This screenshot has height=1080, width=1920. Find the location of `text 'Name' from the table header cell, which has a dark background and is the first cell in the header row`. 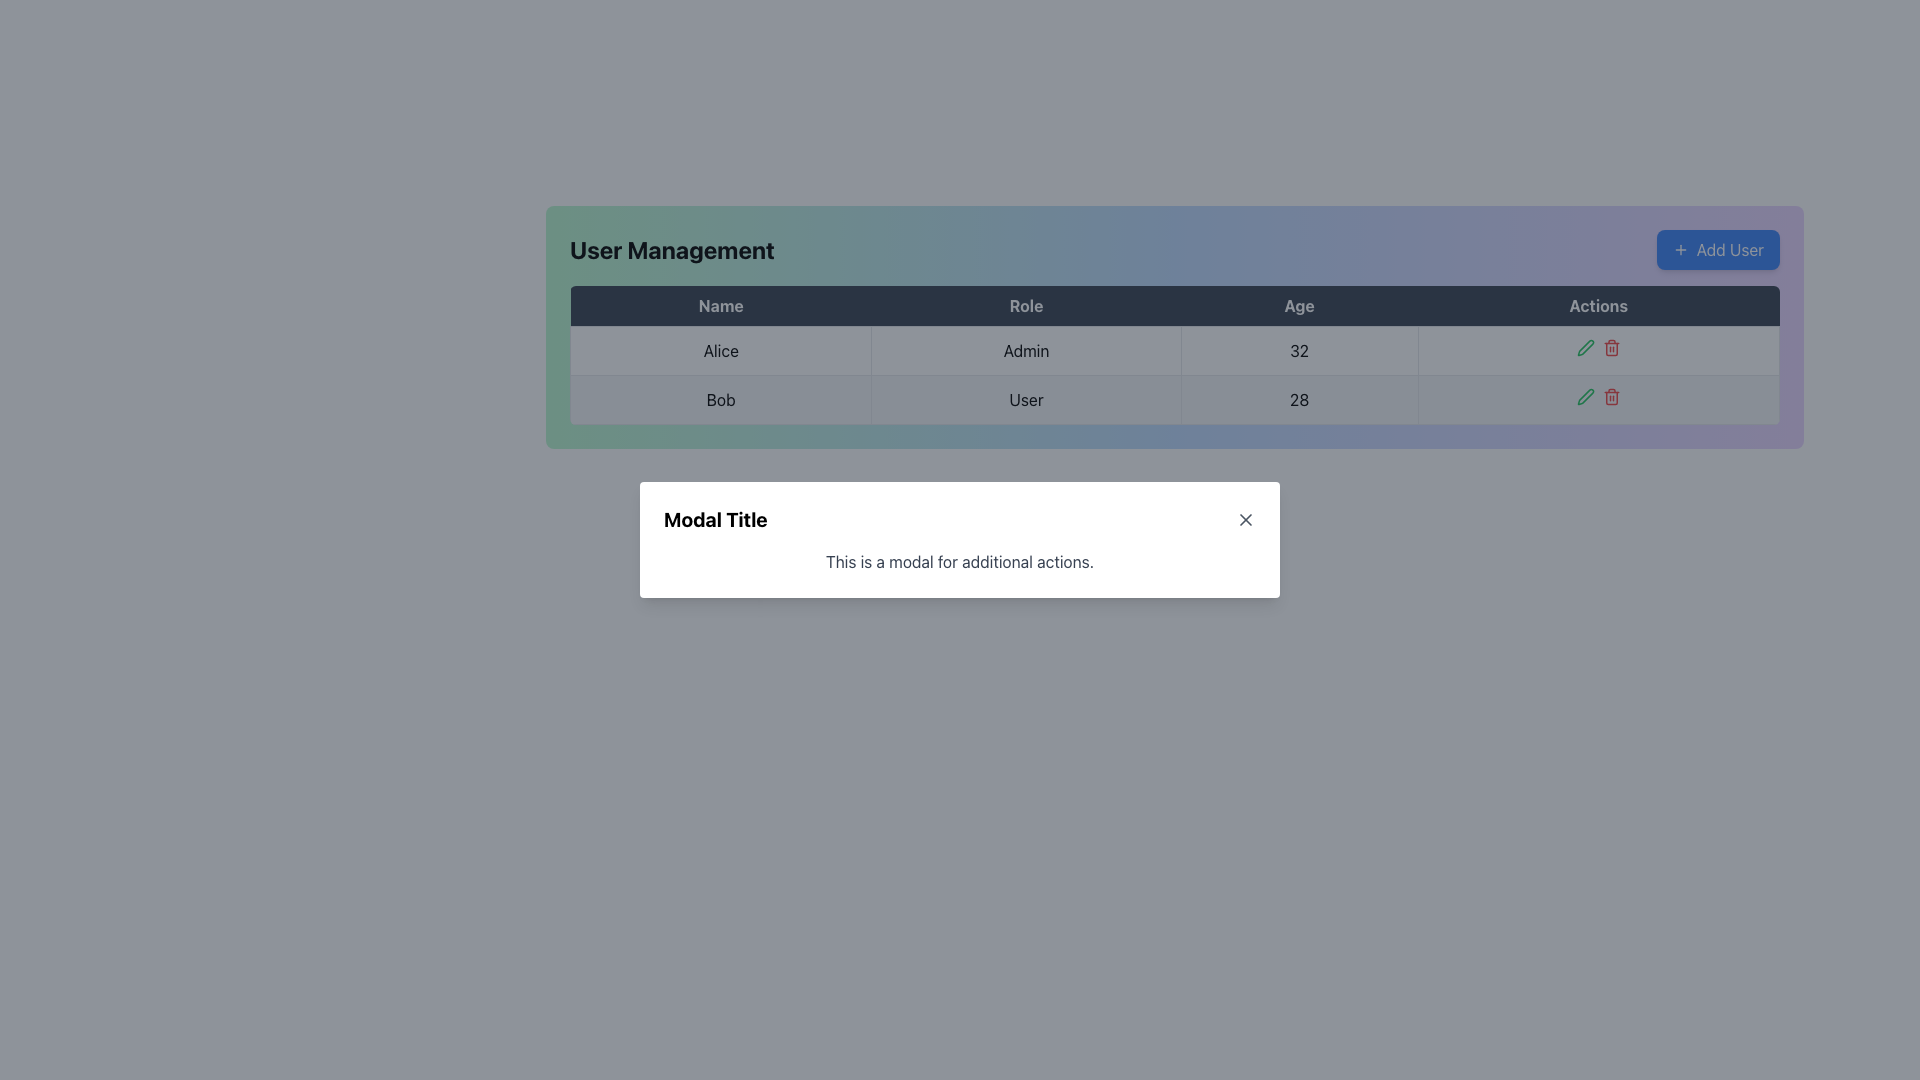

text 'Name' from the table header cell, which has a dark background and is the first cell in the header row is located at coordinates (720, 306).